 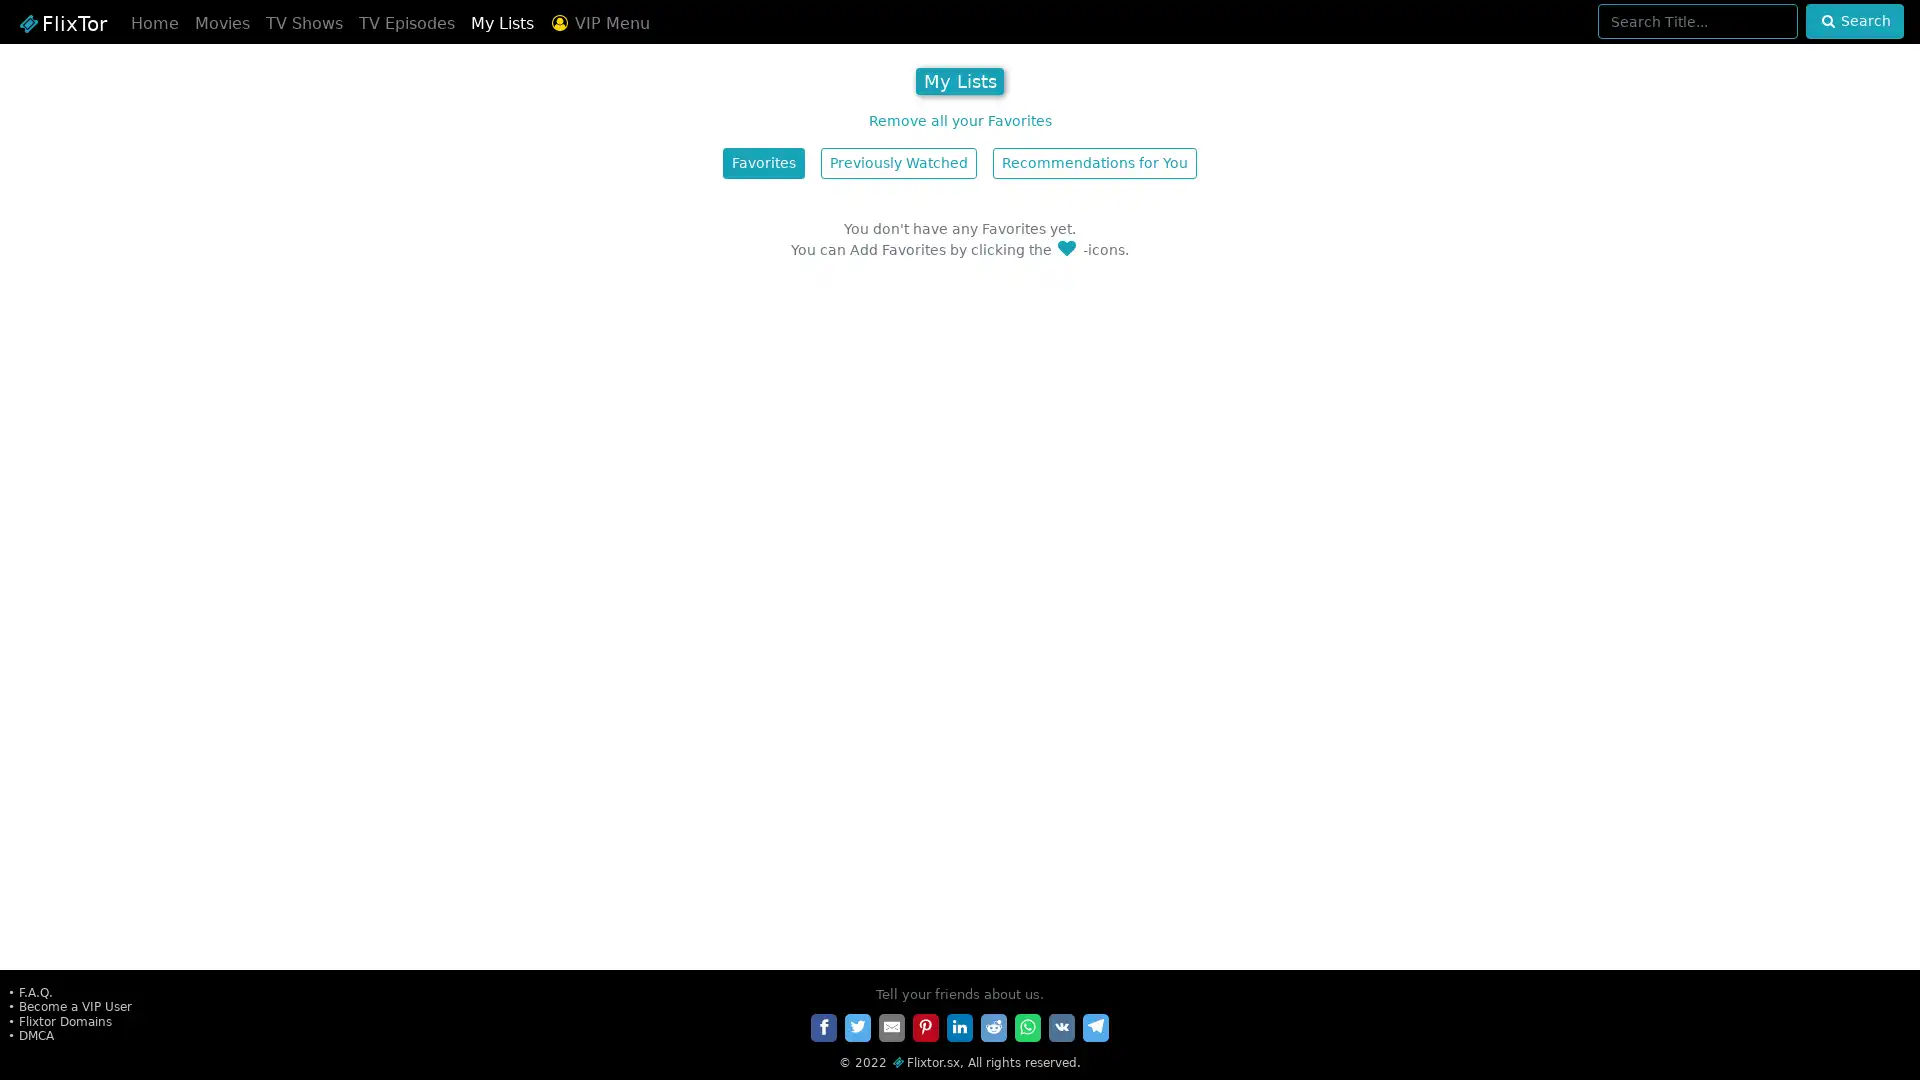 I want to click on Search, so click(x=1853, y=21).